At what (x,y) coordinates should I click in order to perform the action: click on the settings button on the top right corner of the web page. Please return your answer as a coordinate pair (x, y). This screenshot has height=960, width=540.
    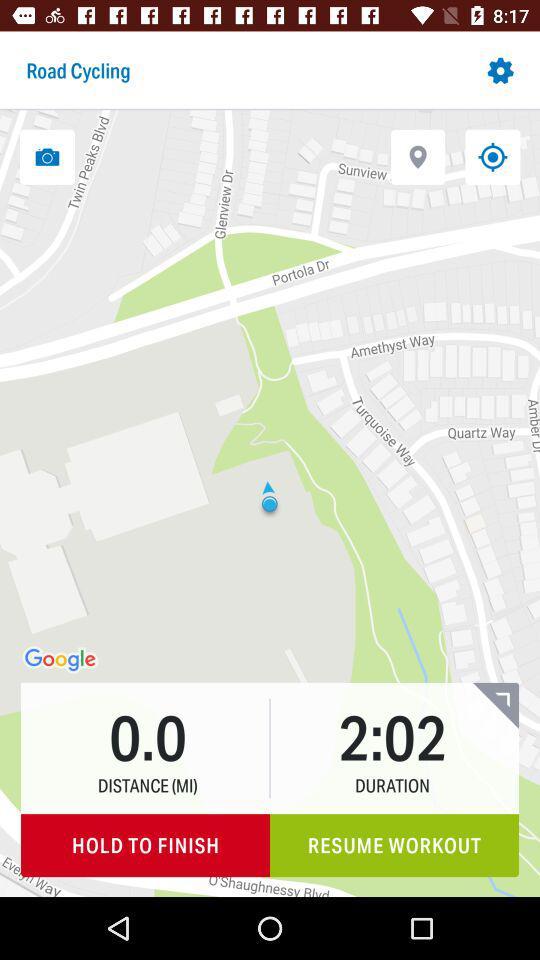
    Looking at the image, I should click on (504, 68).